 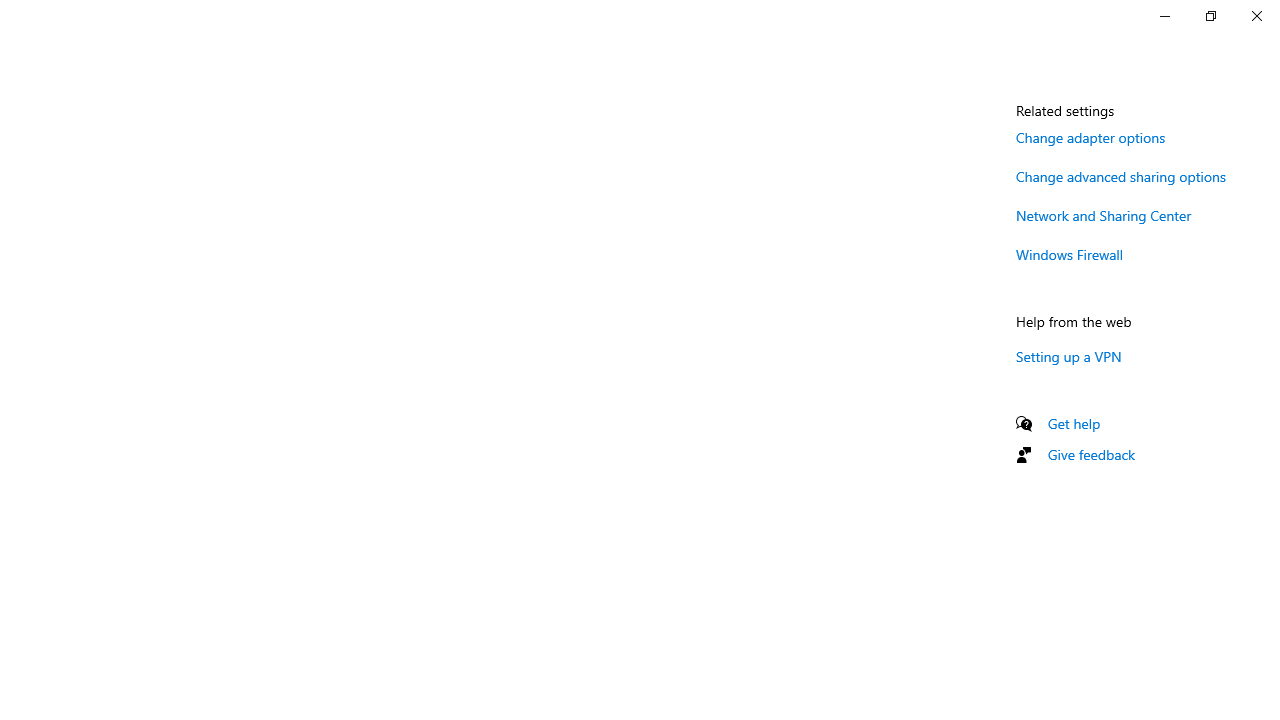 What do you see at coordinates (1069, 253) in the screenshot?
I see `'Windows Firewall'` at bounding box center [1069, 253].